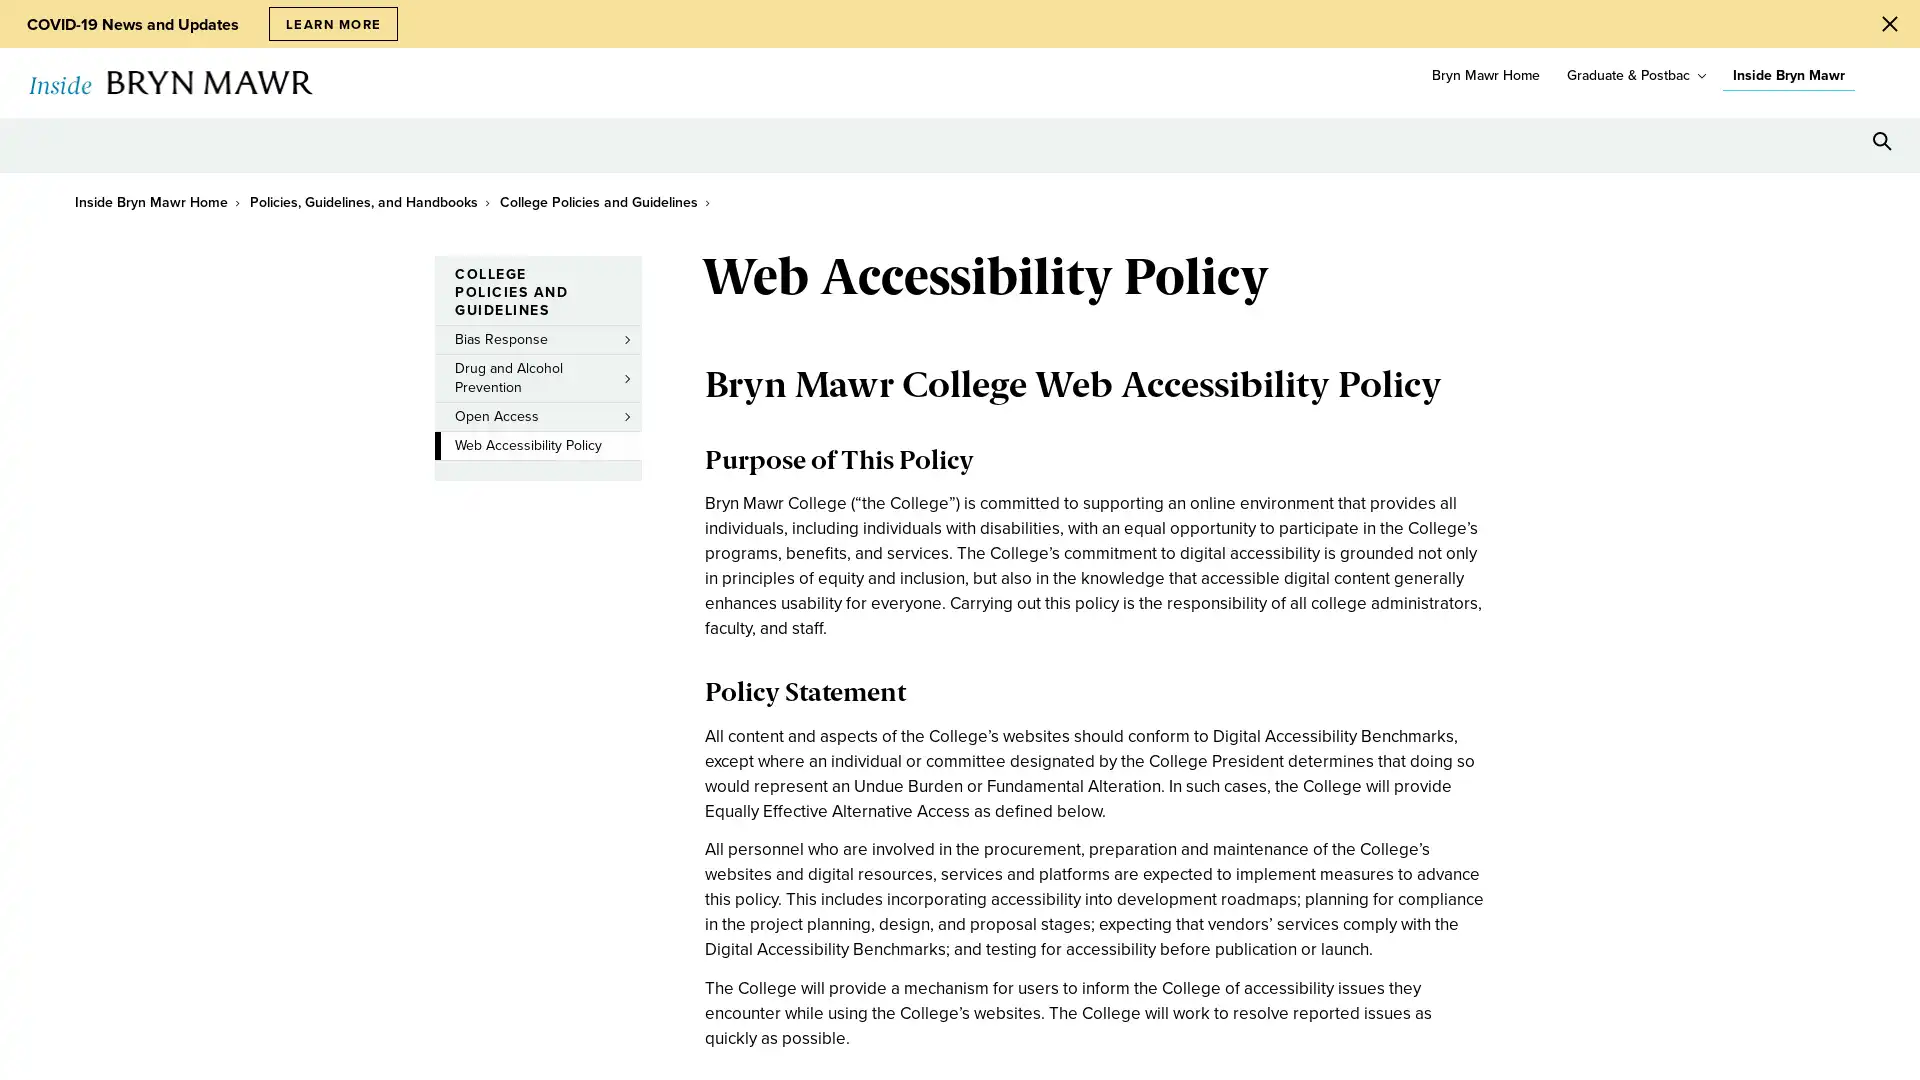 The width and height of the screenshot is (1920, 1080). I want to click on Close Alert, so click(1888, 23).